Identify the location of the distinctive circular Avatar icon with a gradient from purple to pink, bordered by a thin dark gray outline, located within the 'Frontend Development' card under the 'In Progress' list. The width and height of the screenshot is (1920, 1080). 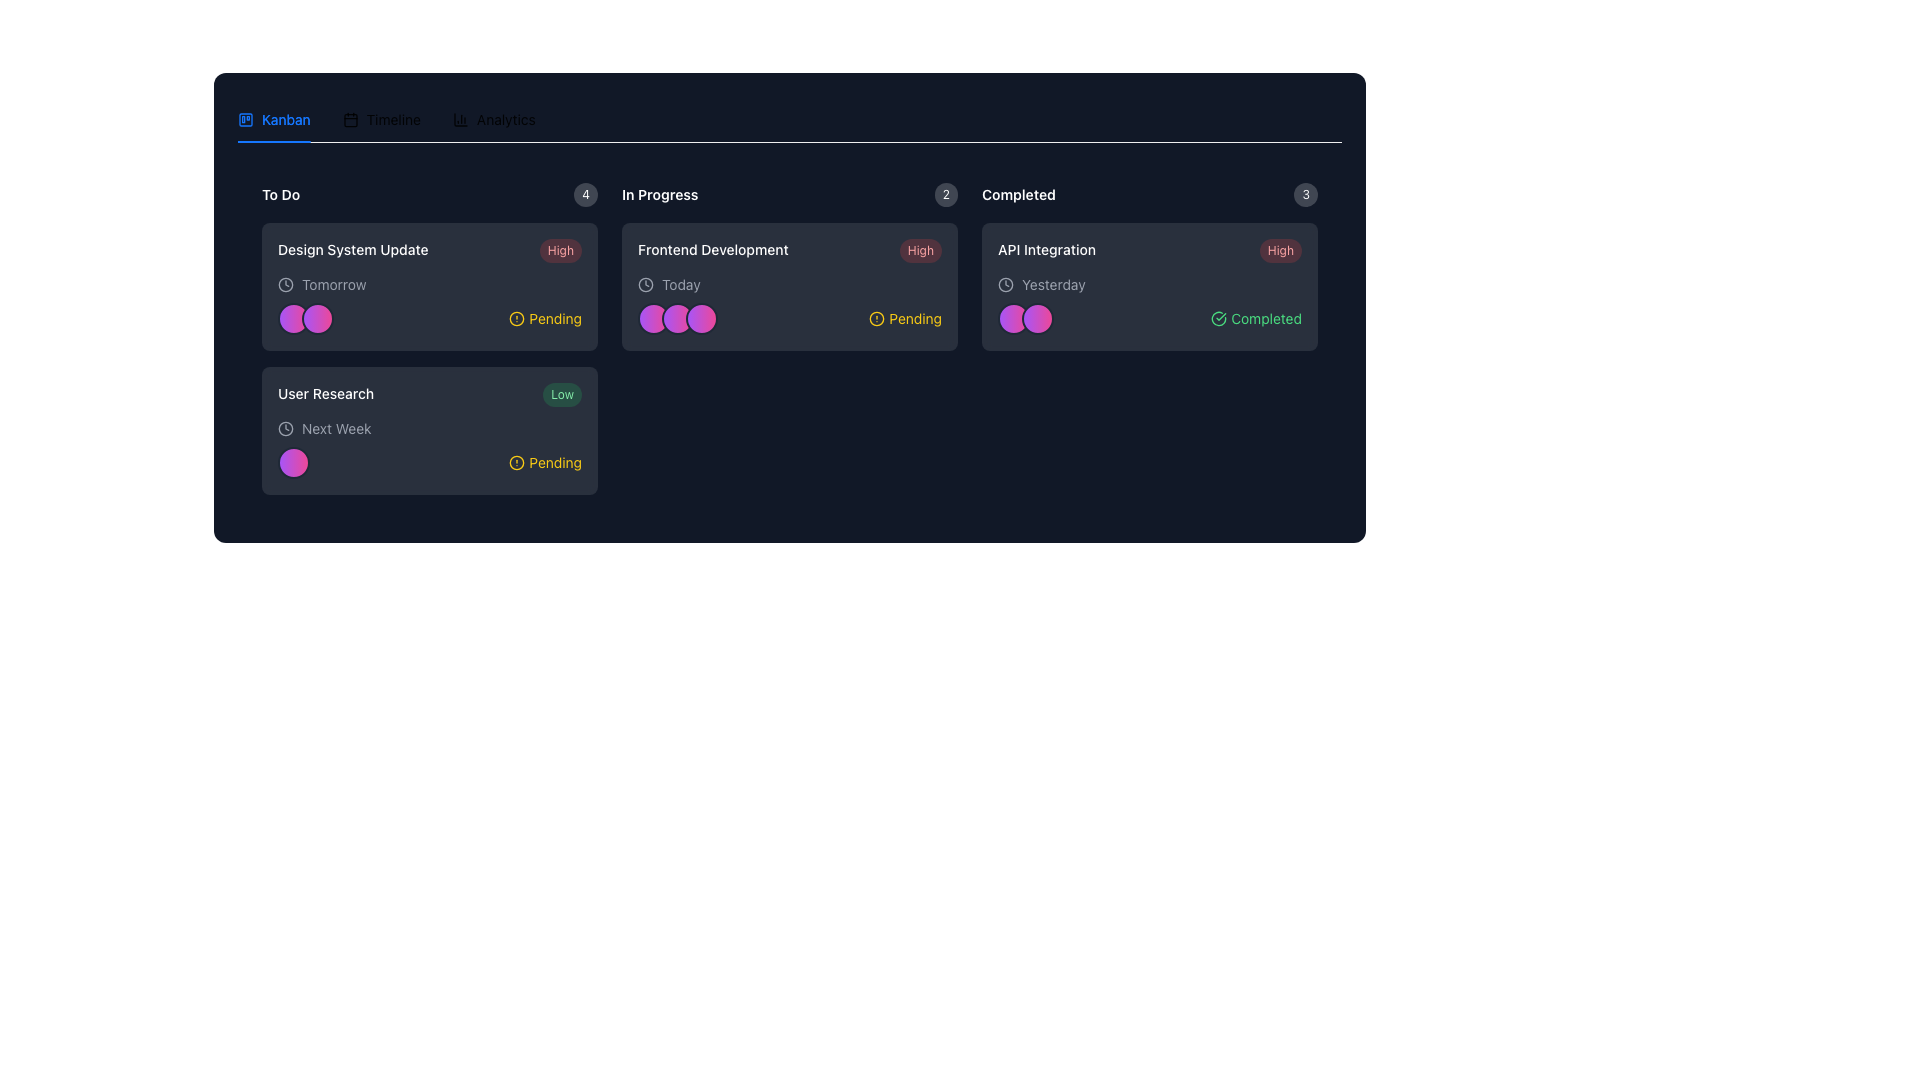
(653, 318).